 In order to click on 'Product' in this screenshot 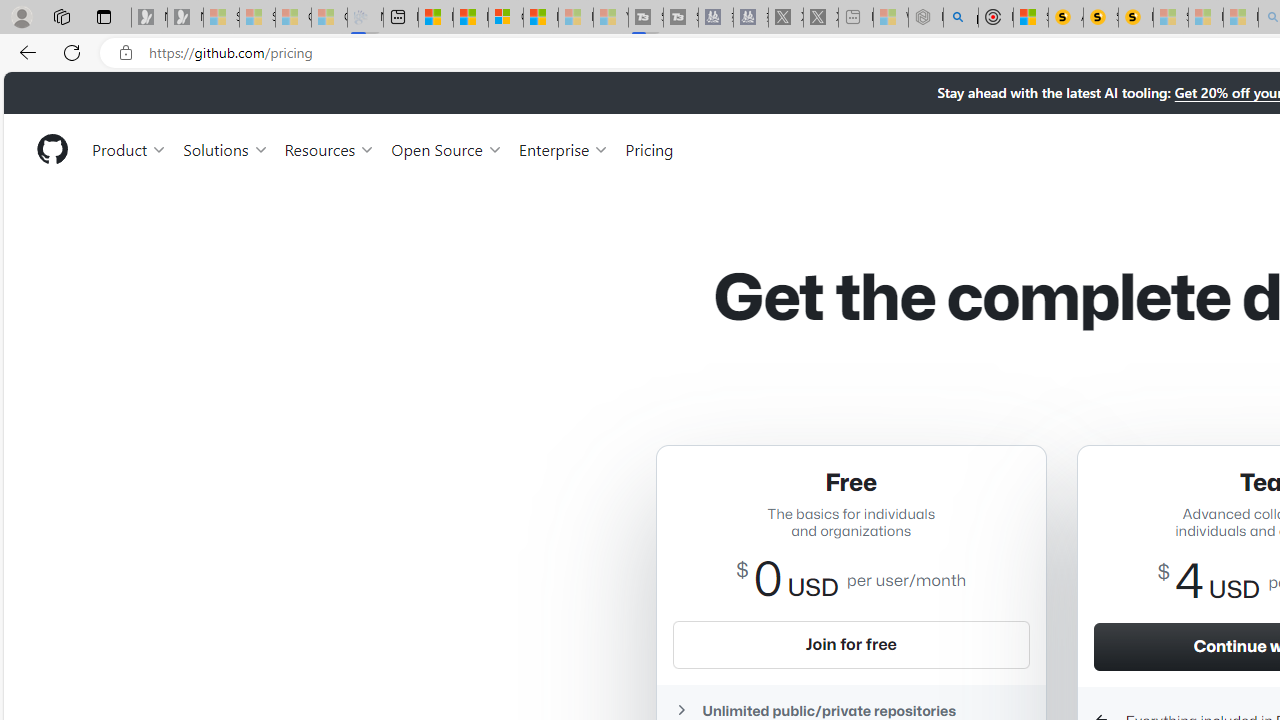, I will do `click(129, 148)`.